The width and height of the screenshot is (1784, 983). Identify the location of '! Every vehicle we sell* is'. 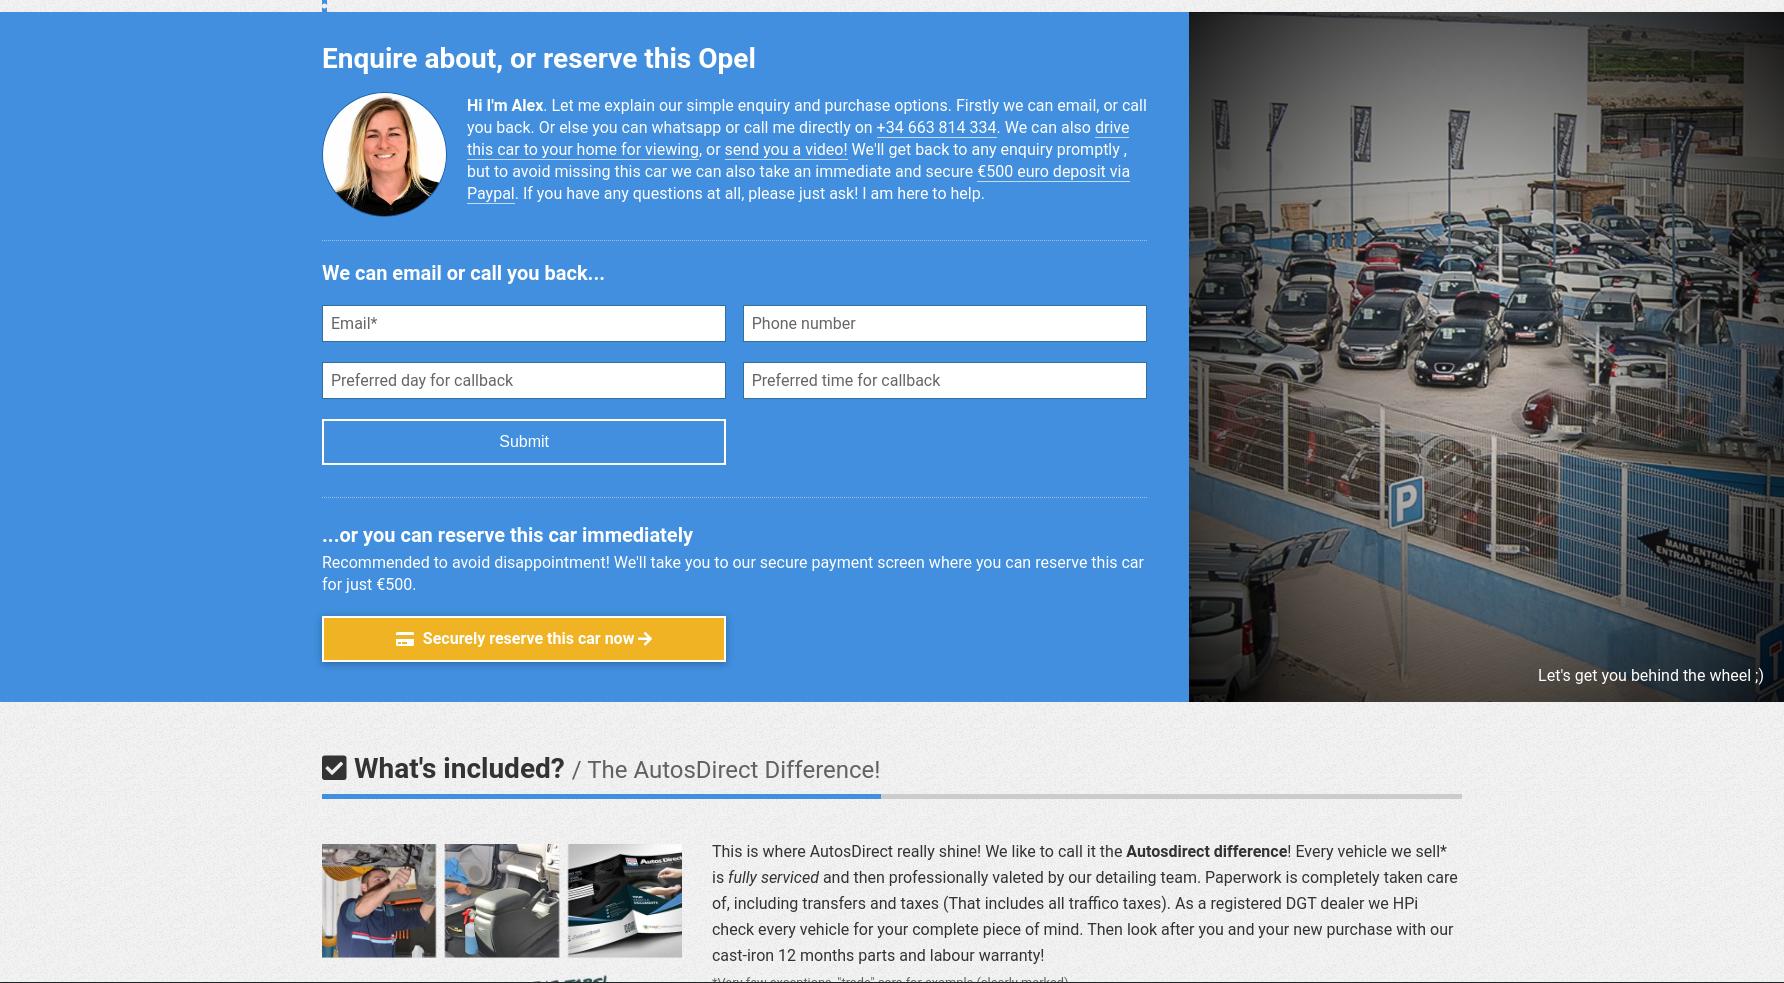
(1077, 863).